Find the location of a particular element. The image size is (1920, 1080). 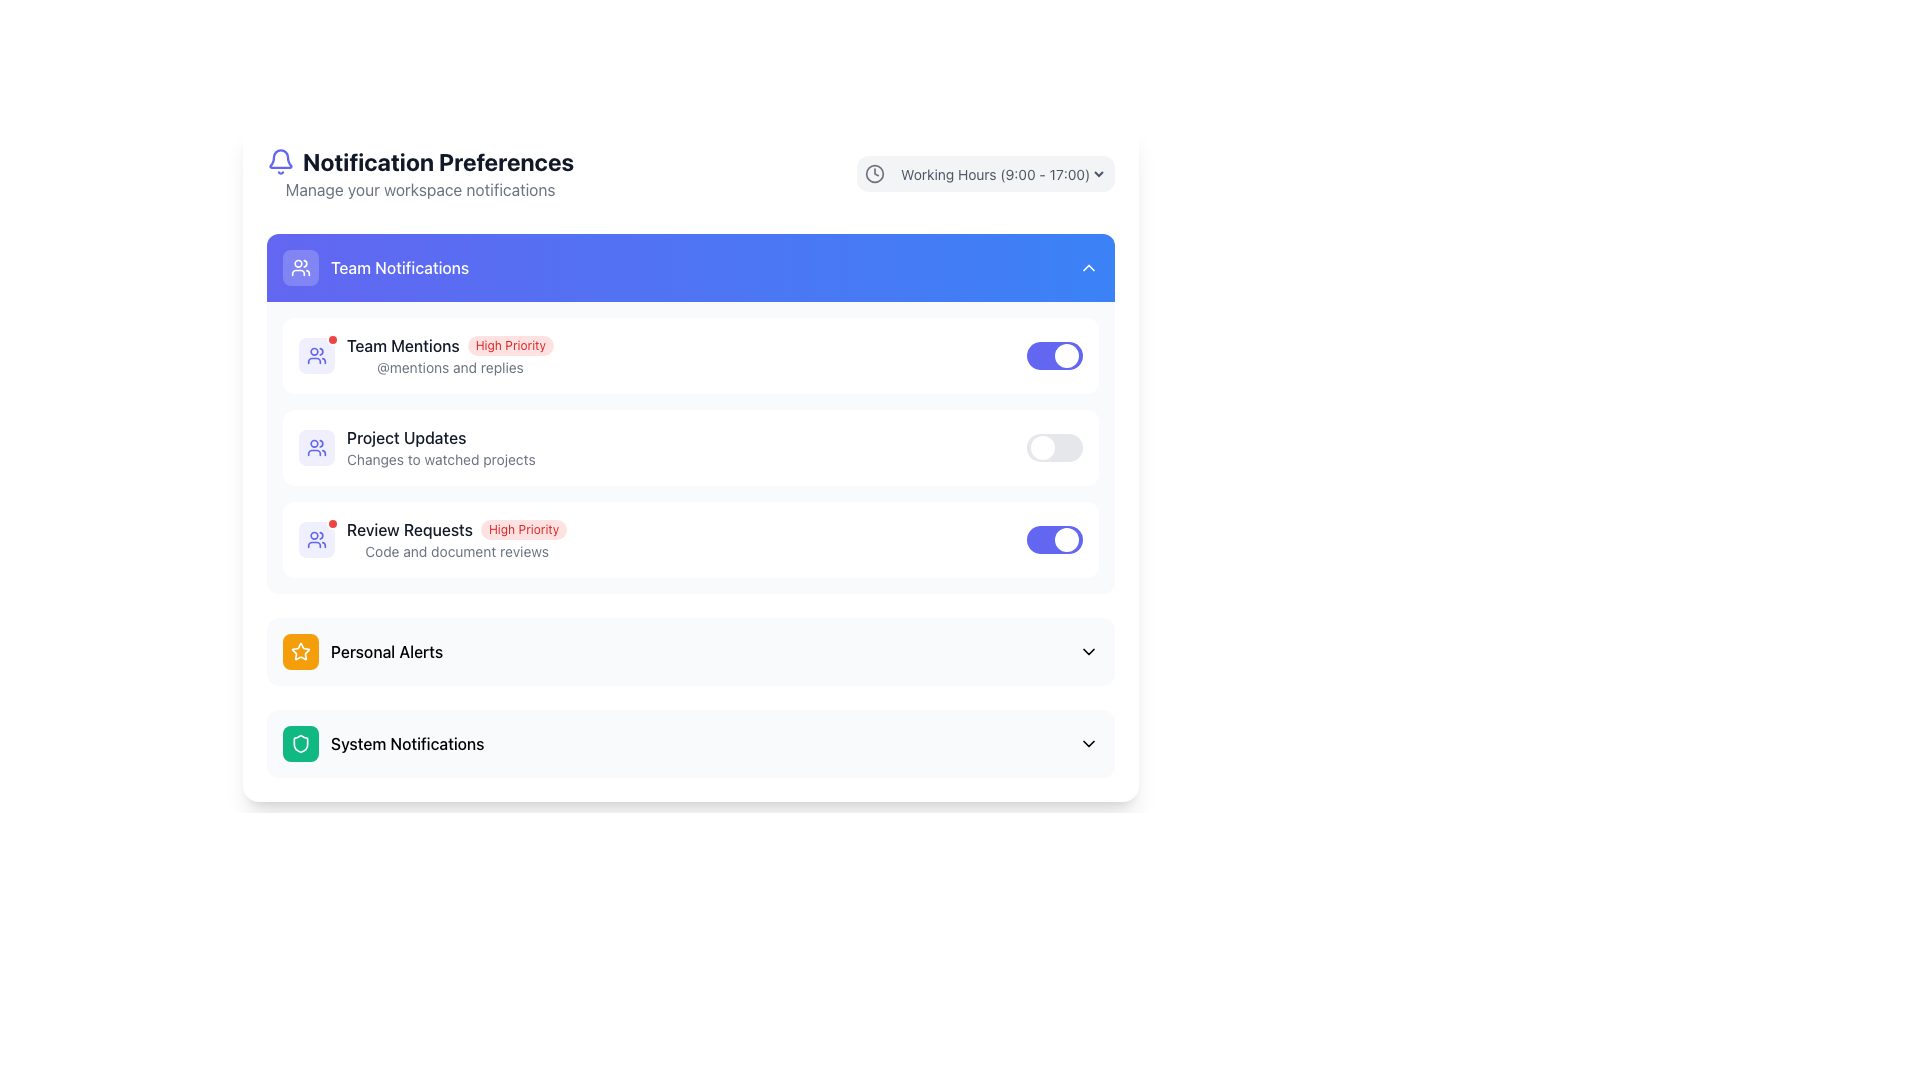

the clock icon represented by the circle in the SVG, located near the top-right corner of the interface, adjacent to the 'Working Hours' dropdown menu is located at coordinates (874, 172).